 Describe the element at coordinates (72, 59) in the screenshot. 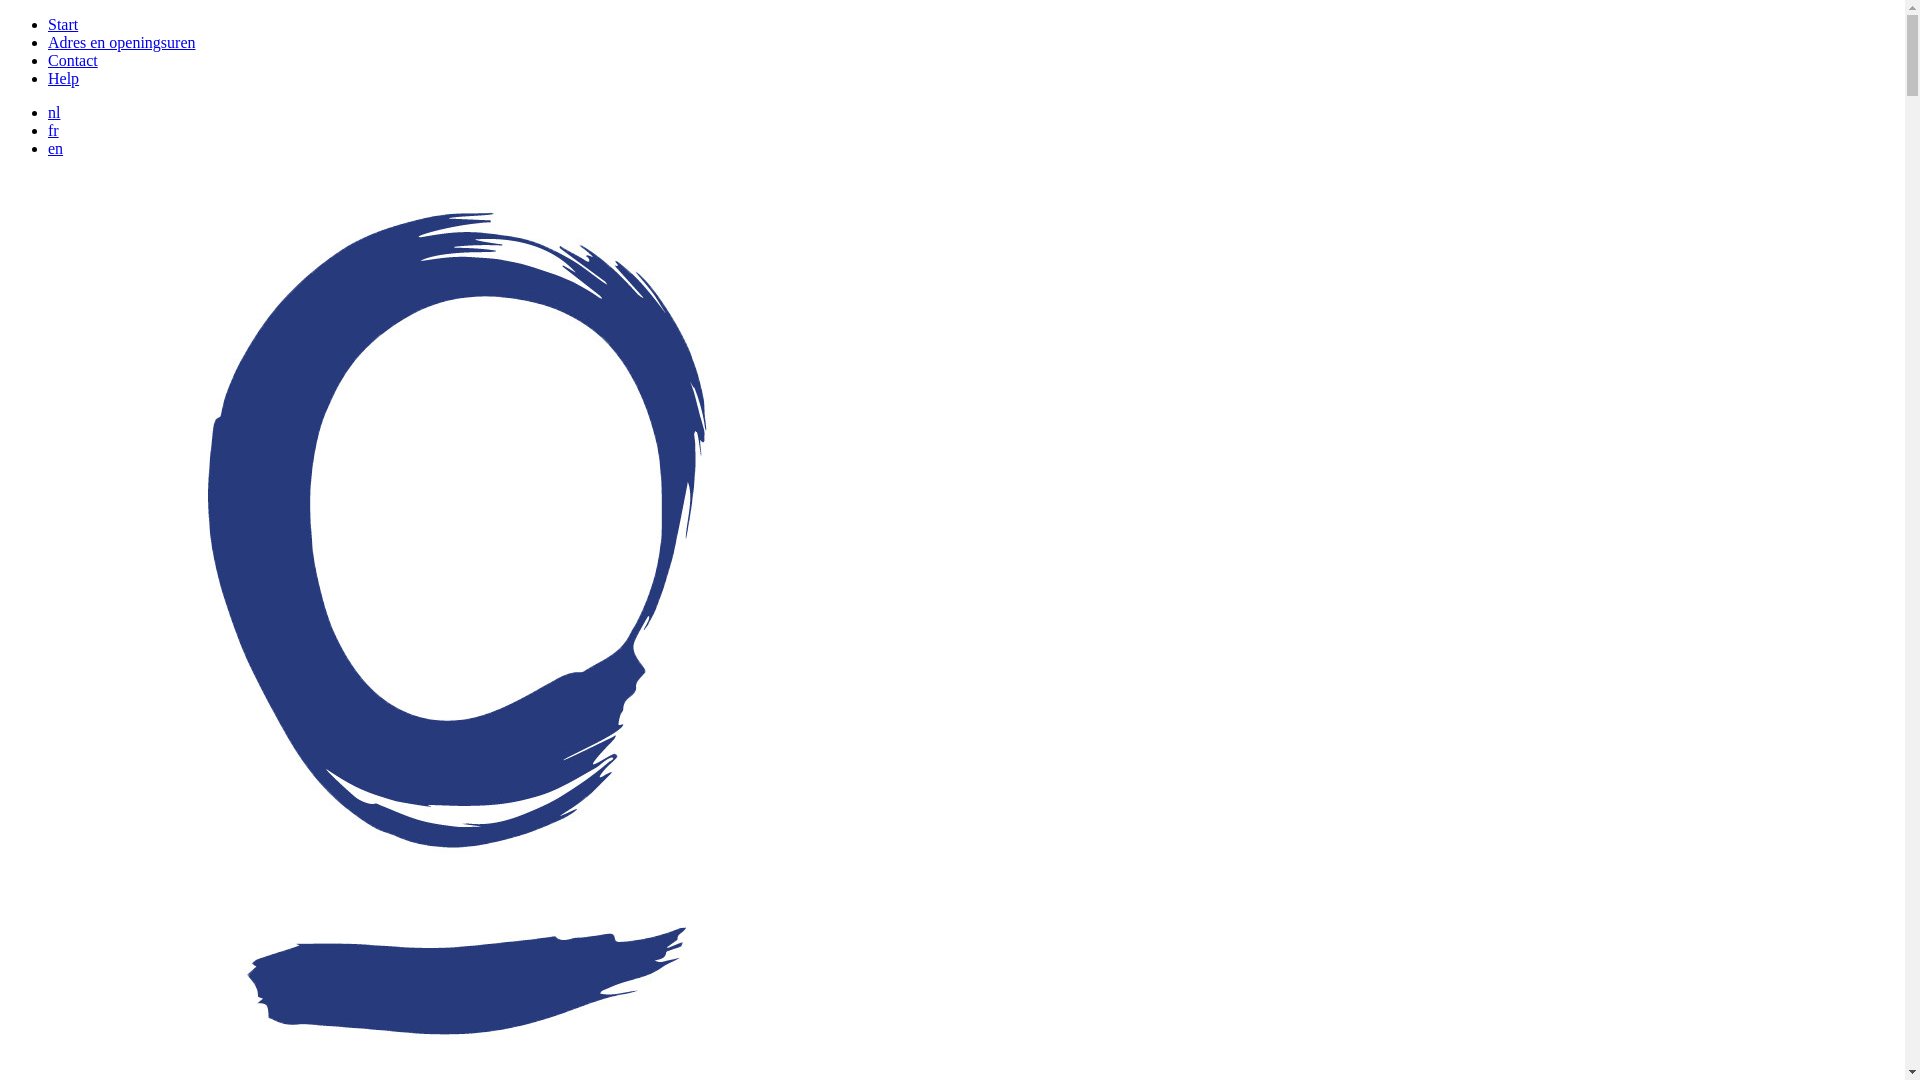

I see `'Contact'` at that location.